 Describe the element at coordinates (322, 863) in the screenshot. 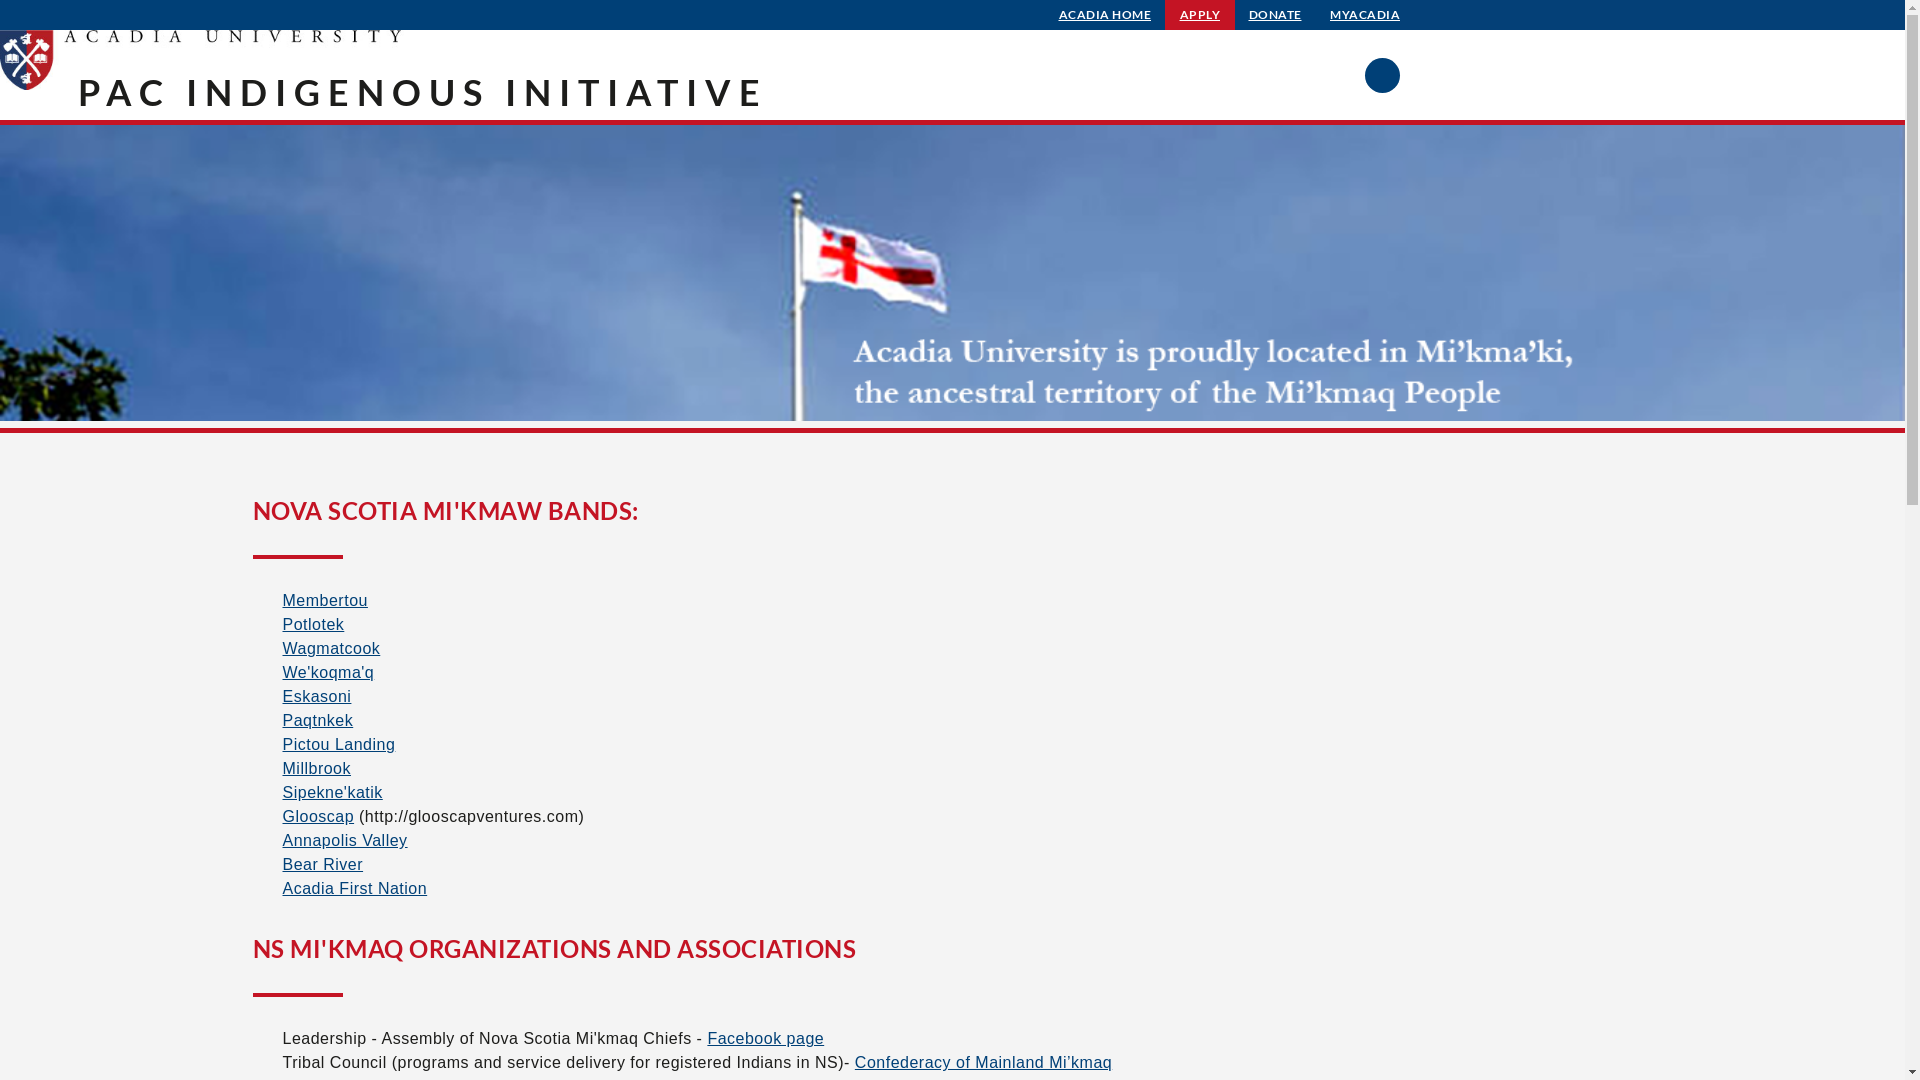

I see `'Bear River'` at that location.